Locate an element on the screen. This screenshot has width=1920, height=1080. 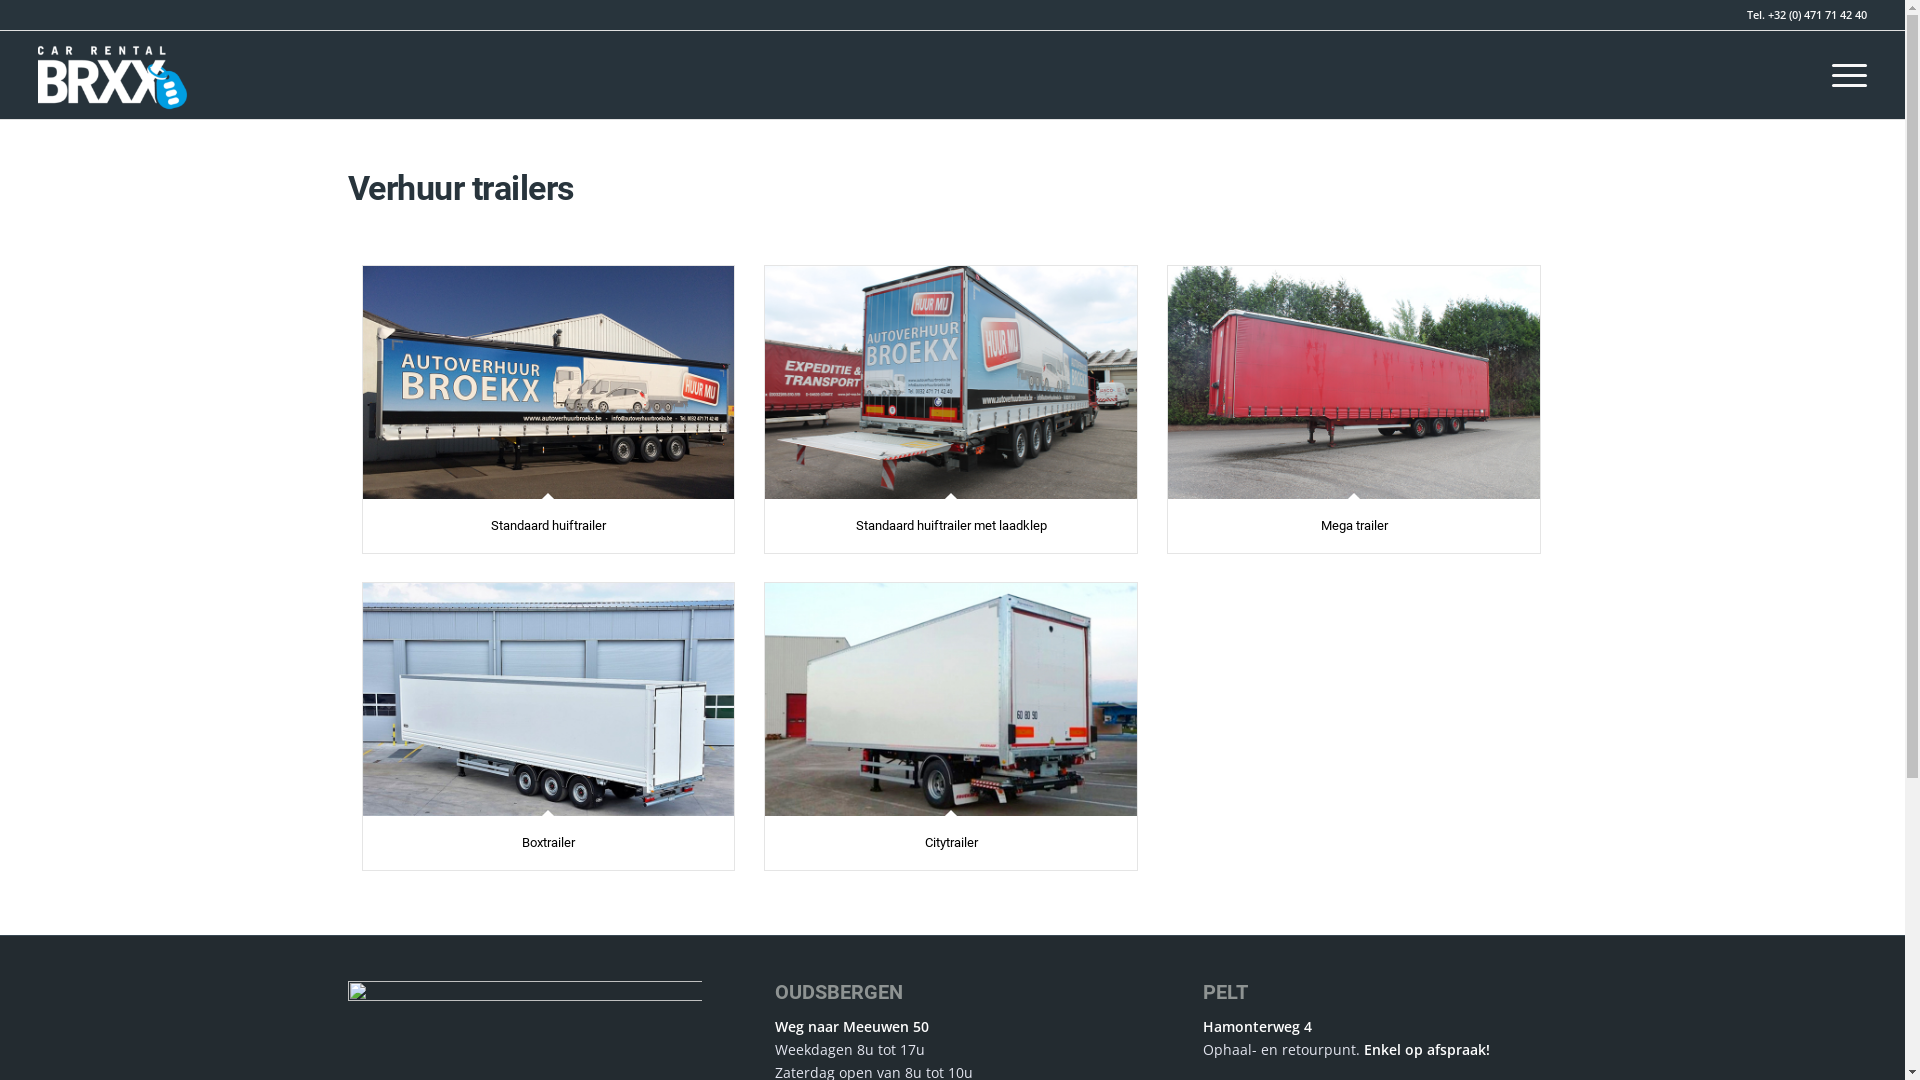
'Mega trailer' is located at coordinates (1353, 381).